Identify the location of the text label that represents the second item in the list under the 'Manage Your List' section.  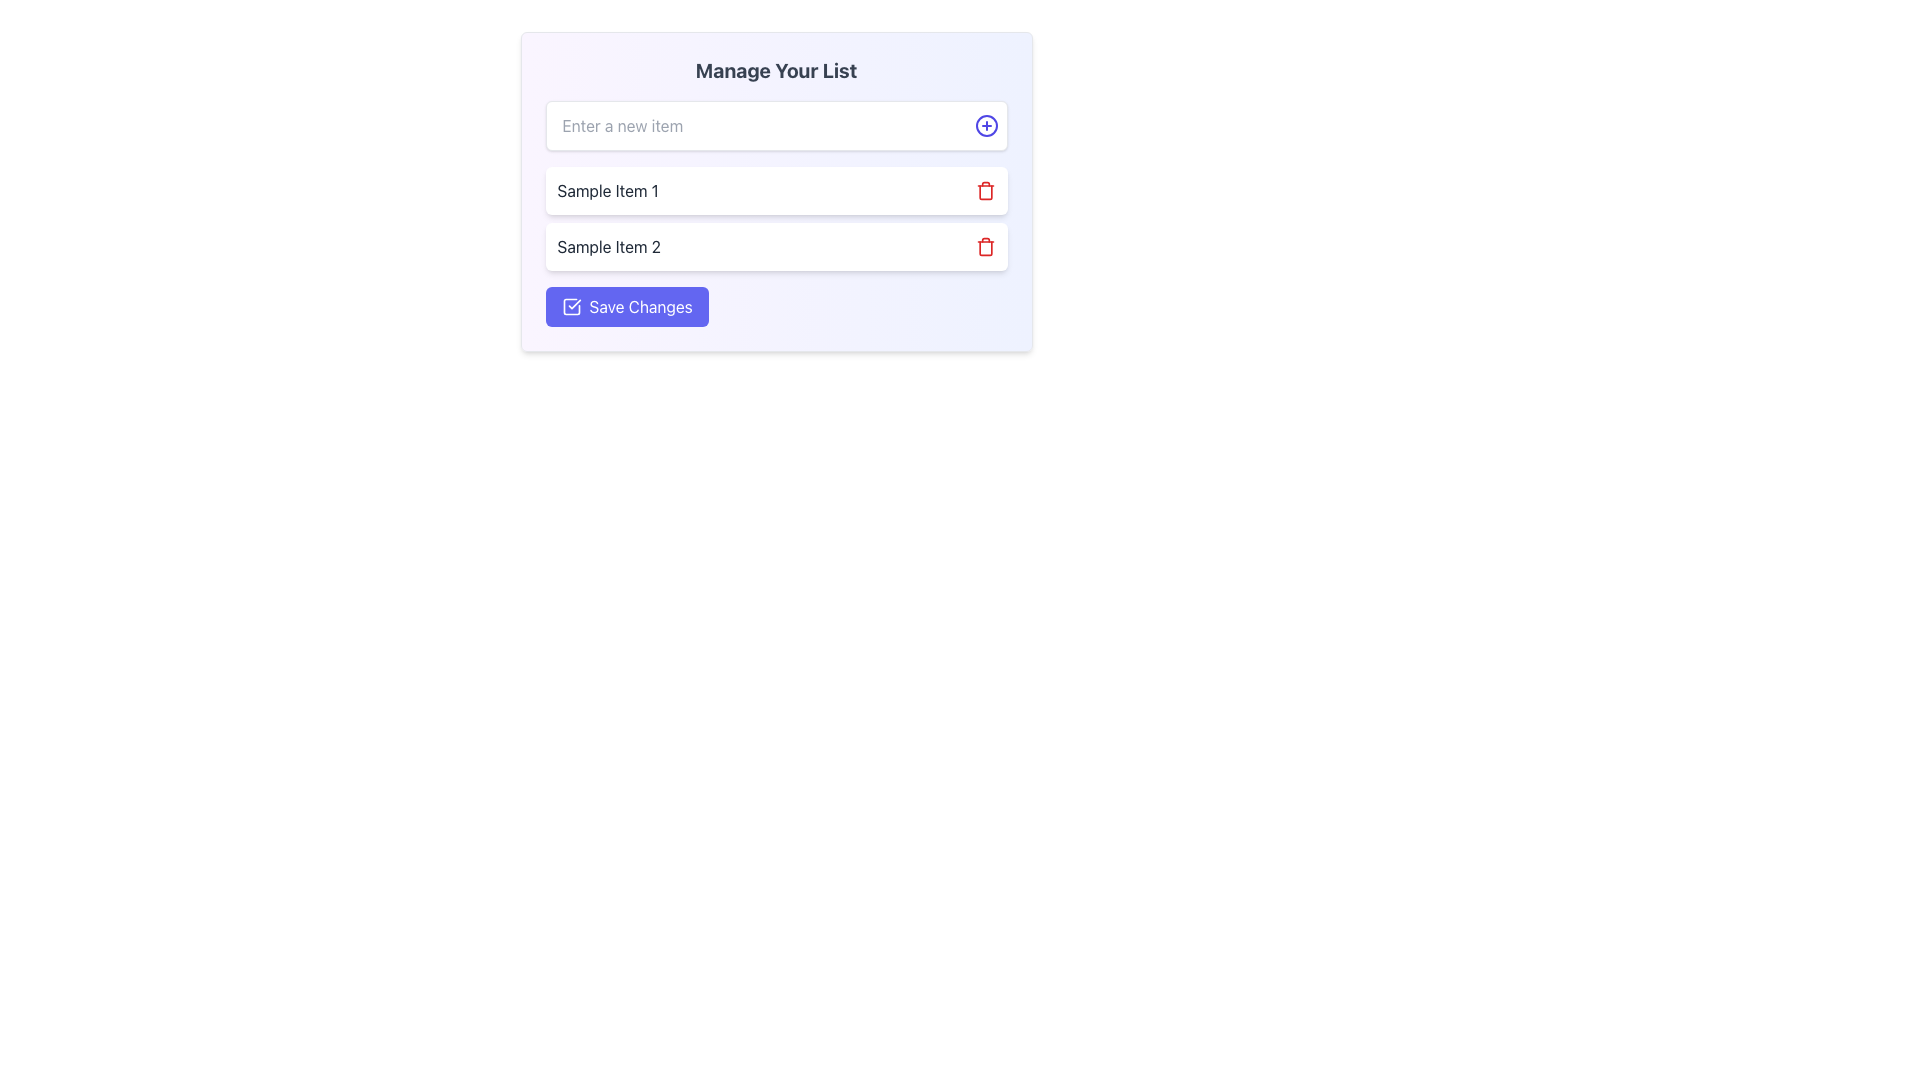
(608, 245).